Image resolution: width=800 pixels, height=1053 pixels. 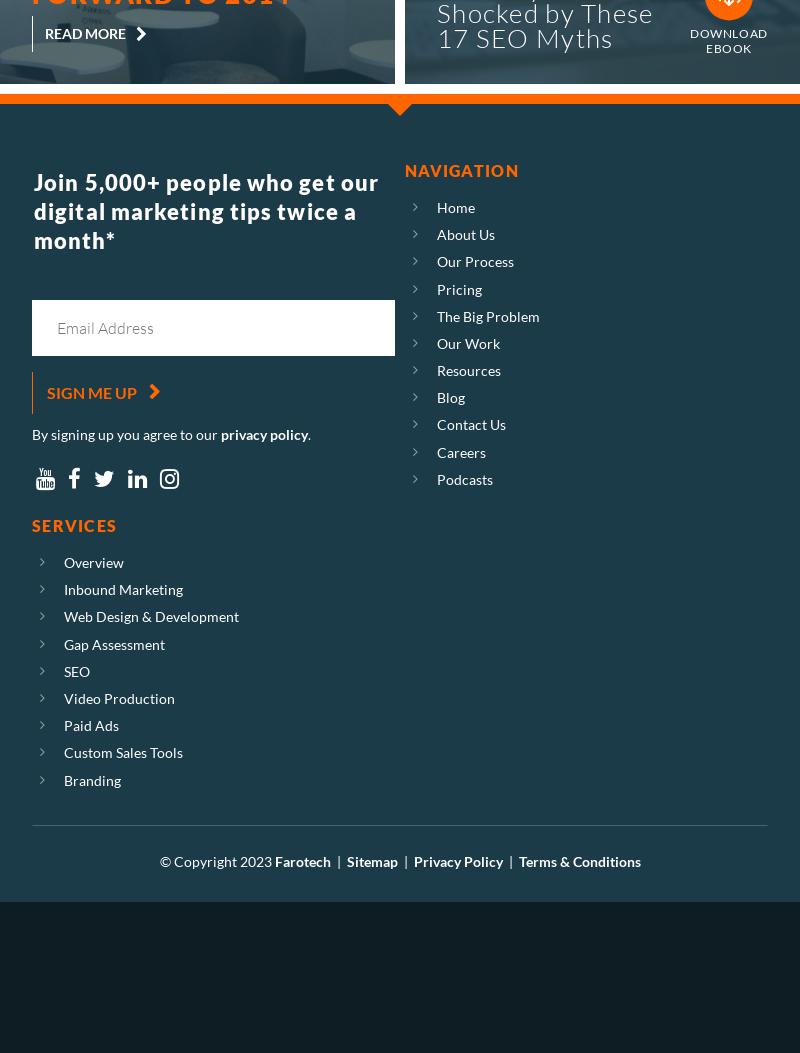 I want to click on 'Our Process', so click(x=436, y=260).